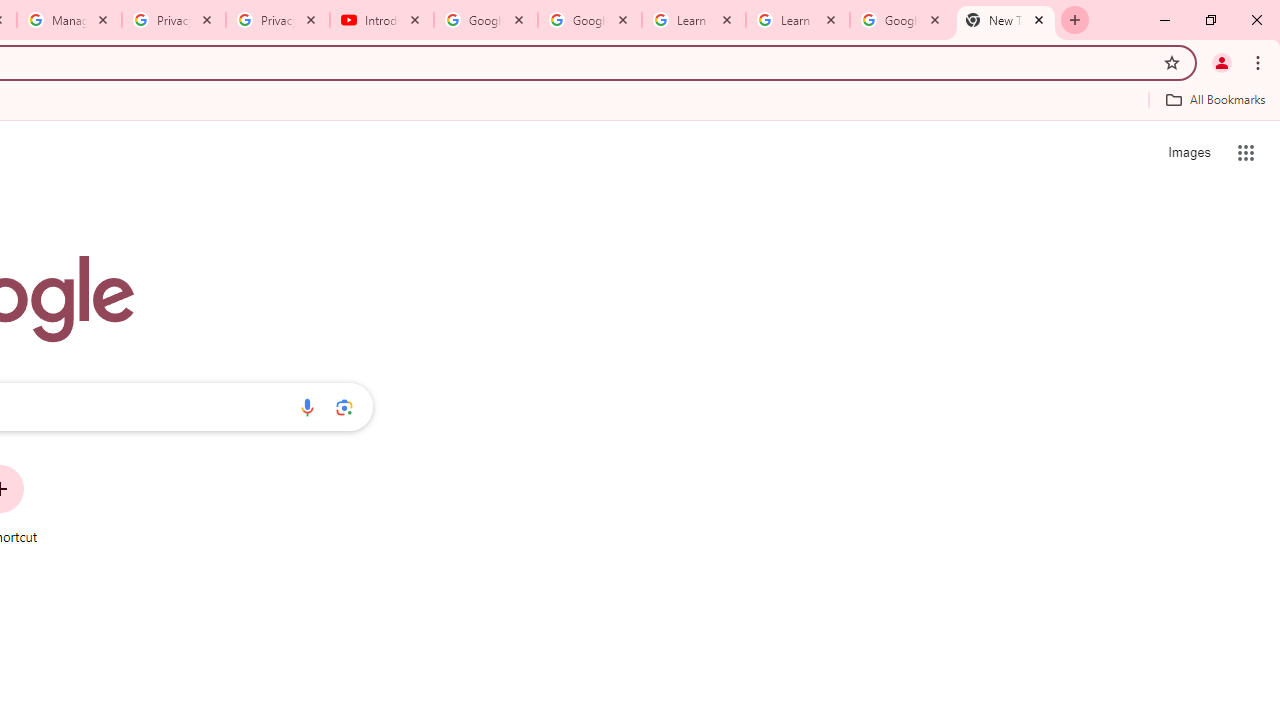 This screenshot has width=1280, height=720. I want to click on 'Search for Images ', so click(1189, 152).